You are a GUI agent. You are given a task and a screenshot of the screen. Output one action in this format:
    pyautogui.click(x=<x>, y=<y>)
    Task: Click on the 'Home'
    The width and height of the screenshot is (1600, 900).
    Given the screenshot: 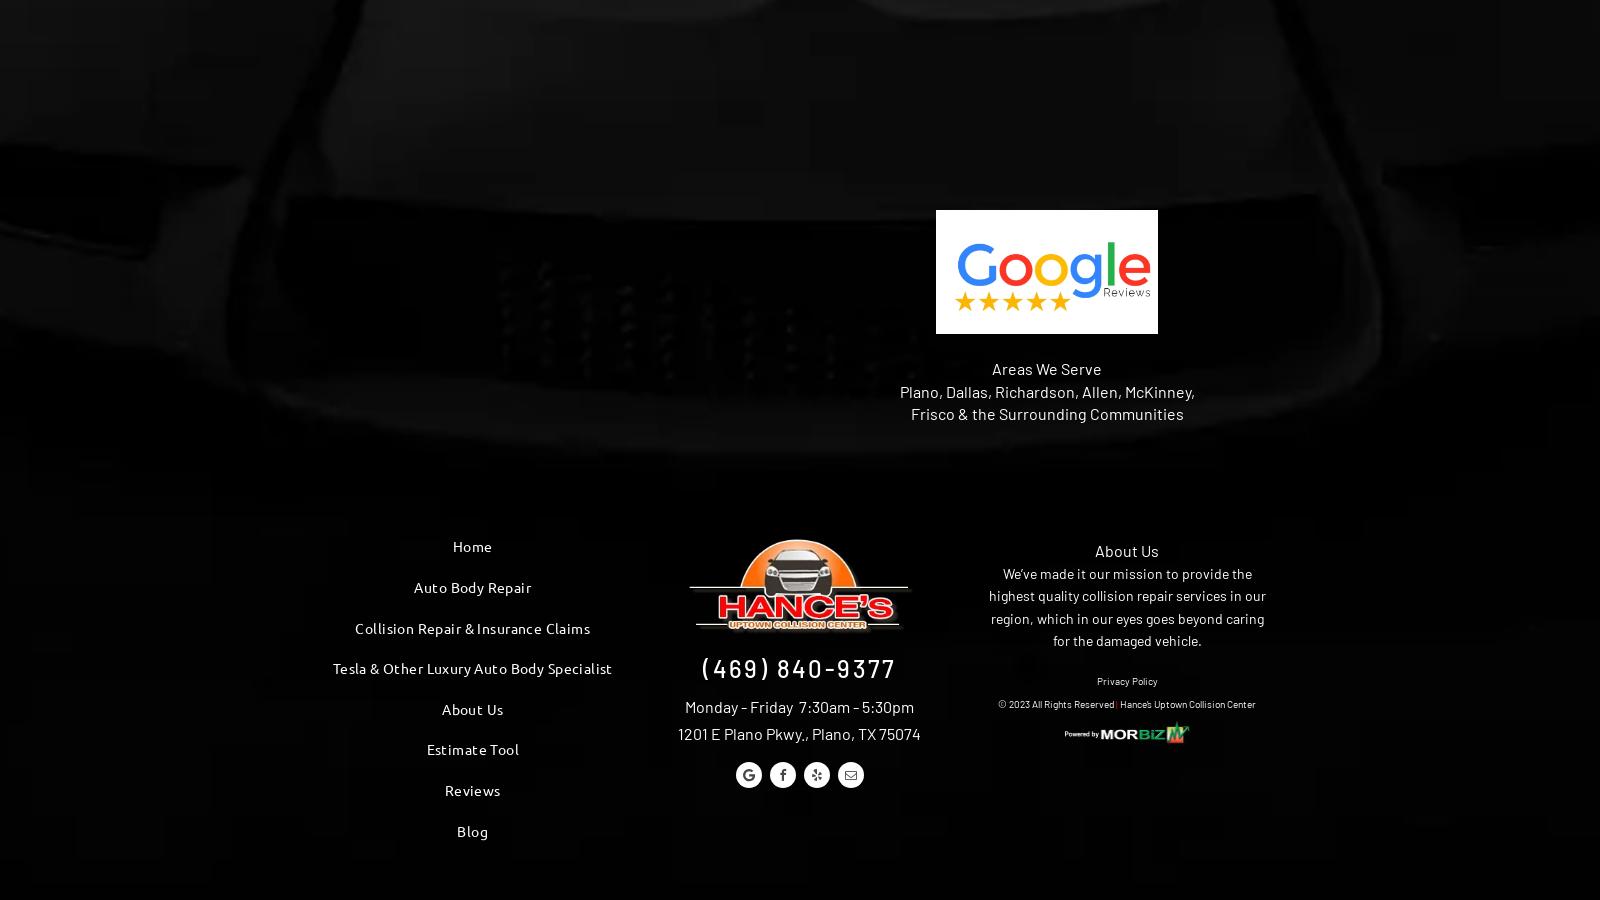 What is the action you would take?
    pyautogui.click(x=471, y=545)
    